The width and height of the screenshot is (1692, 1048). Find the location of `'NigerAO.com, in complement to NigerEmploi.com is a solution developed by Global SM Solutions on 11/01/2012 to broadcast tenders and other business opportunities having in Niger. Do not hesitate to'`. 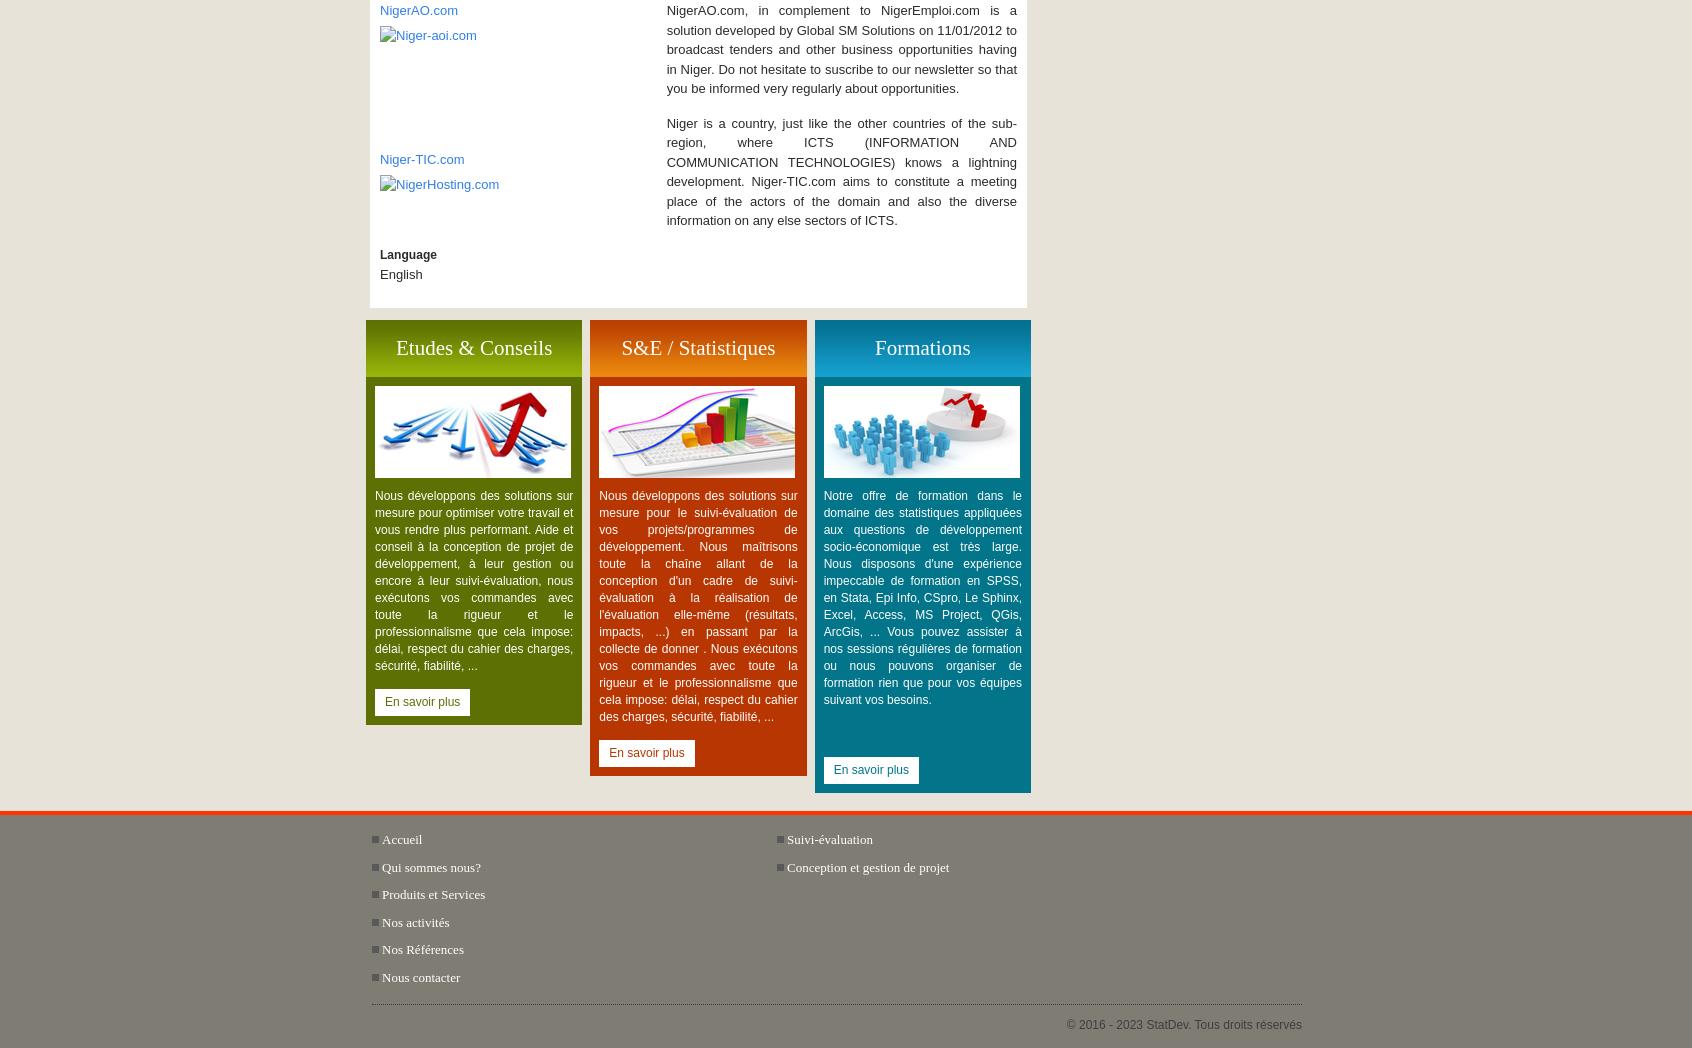

'NigerAO.com, in complement to NigerEmploi.com is a solution developed by Global SM Solutions on 11/01/2012 to broadcast tenders and other business opportunities having in Niger. Do not hesitate to' is located at coordinates (841, 38).